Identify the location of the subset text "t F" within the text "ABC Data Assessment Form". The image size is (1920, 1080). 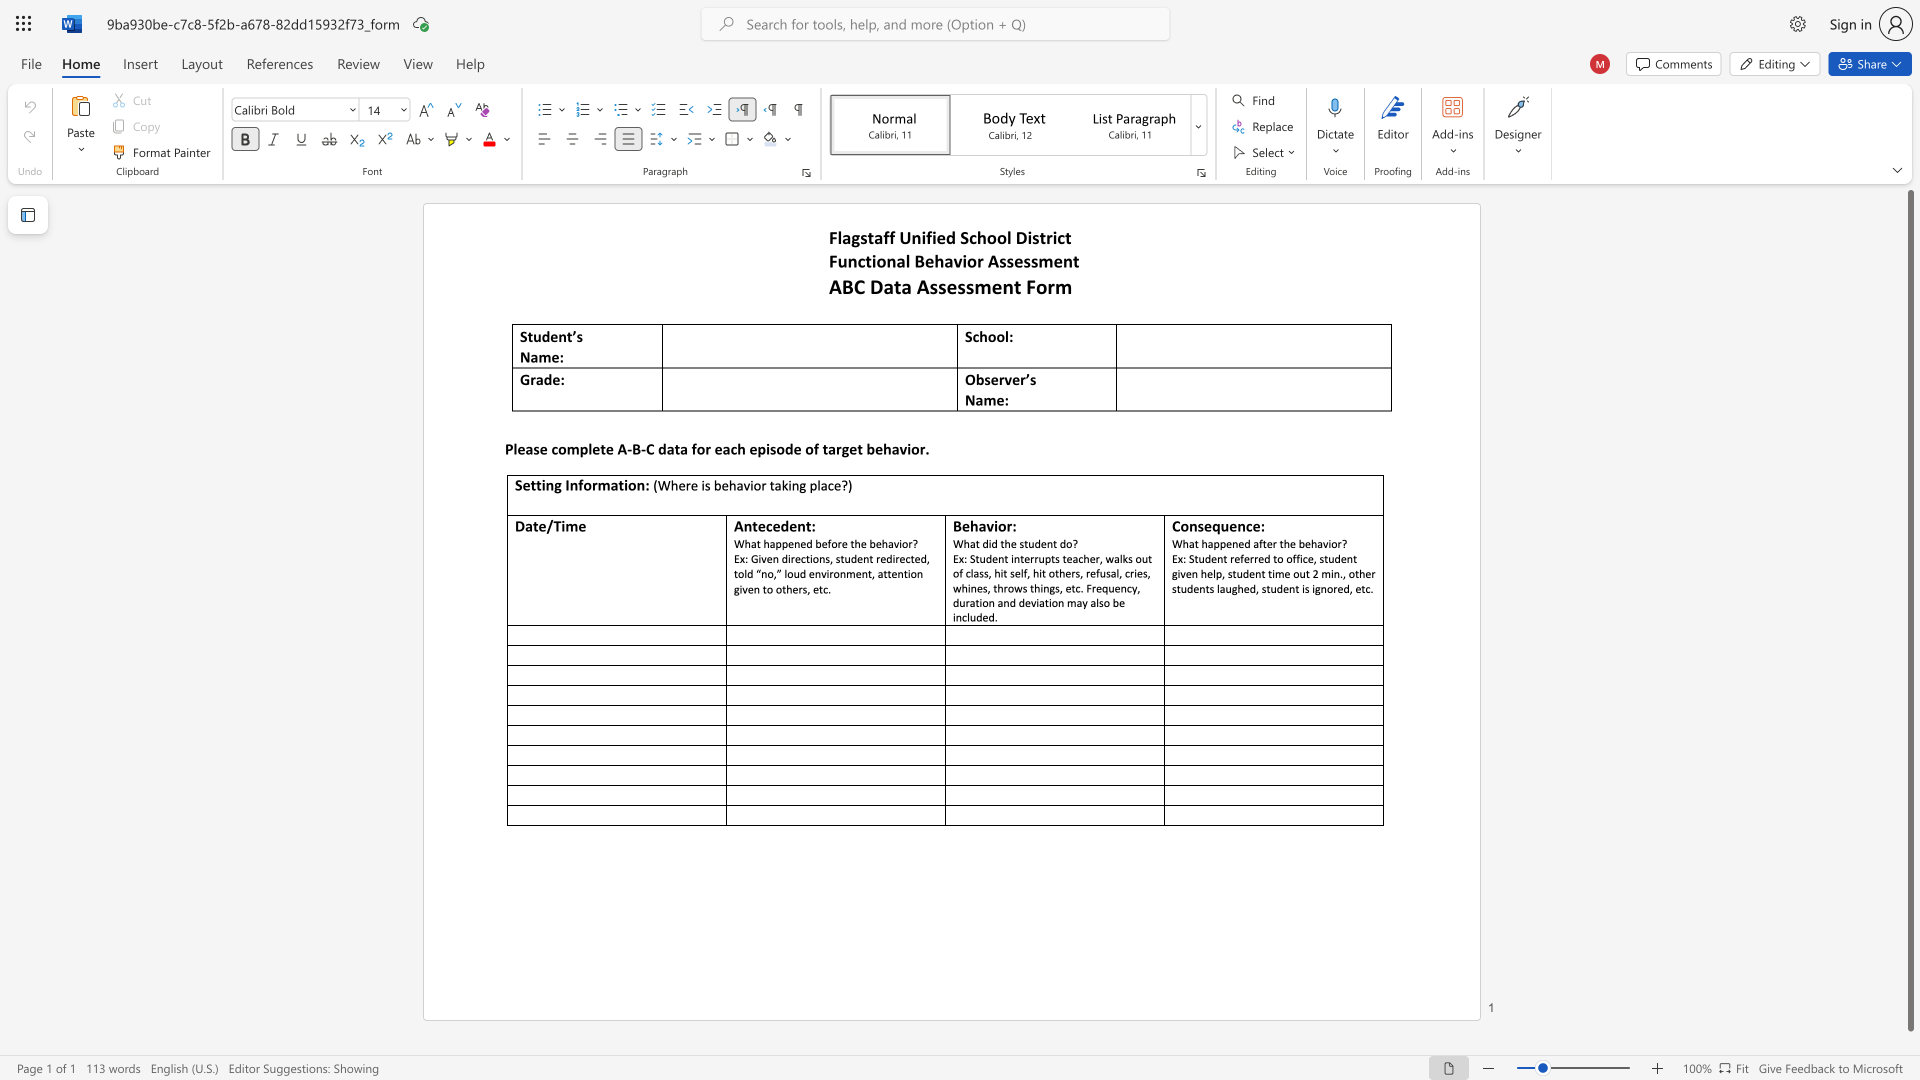
(1013, 286).